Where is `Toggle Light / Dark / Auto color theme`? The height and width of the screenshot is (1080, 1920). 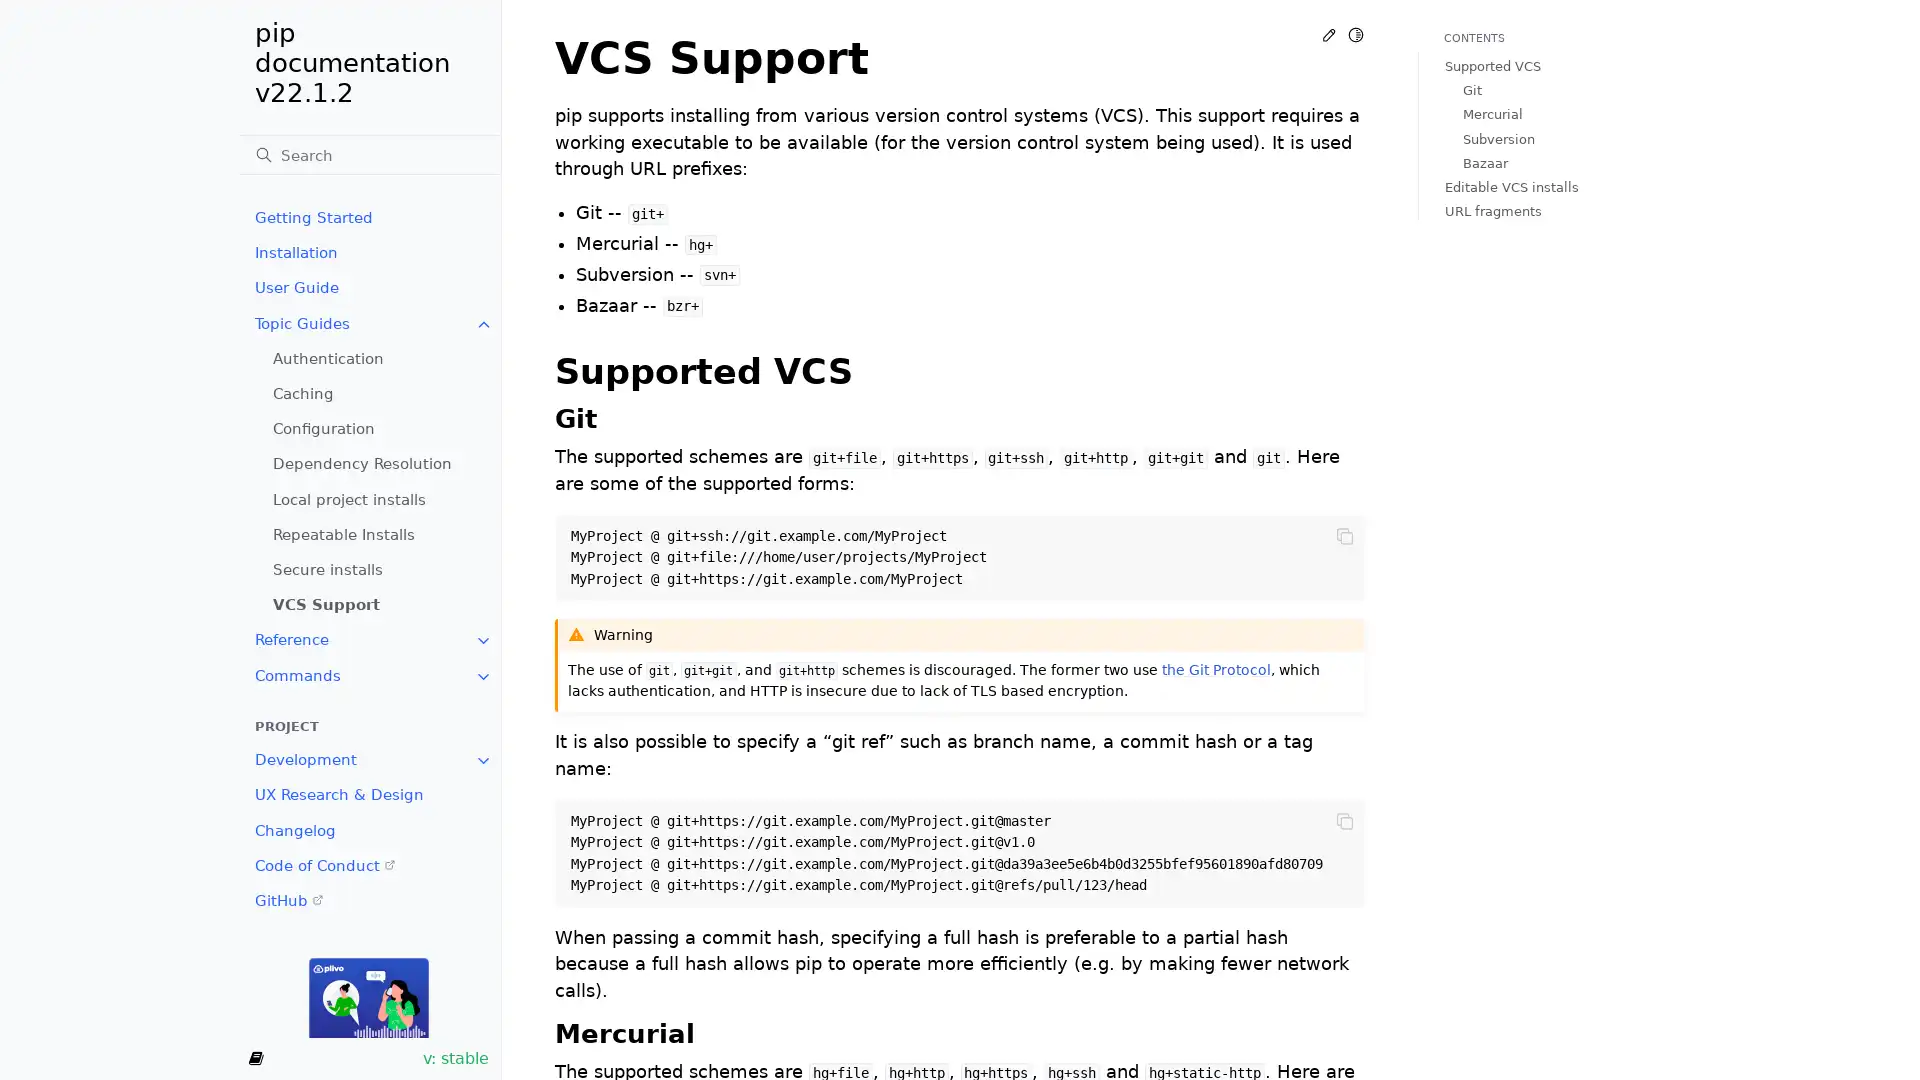 Toggle Light / Dark / Auto color theme is located at coordinates (1355, 34).